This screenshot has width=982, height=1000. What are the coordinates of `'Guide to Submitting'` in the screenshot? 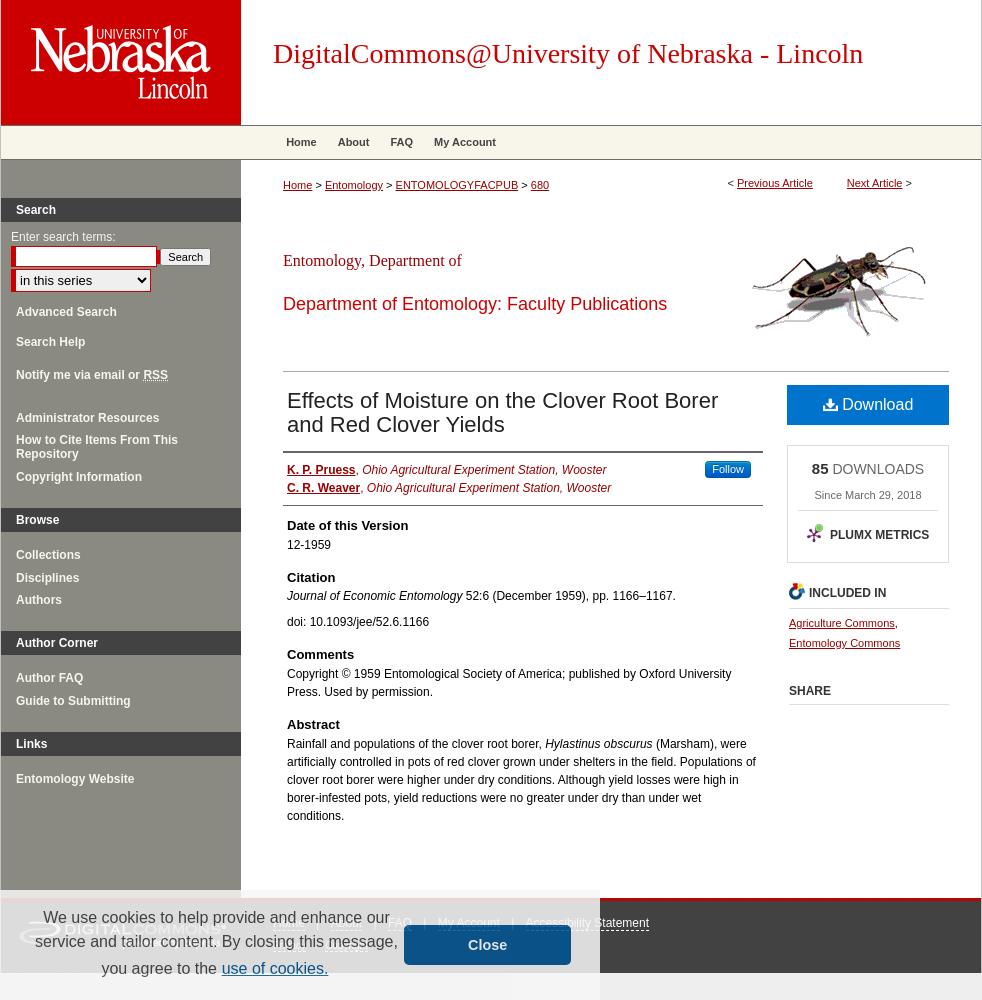 It's located at (71, 699).